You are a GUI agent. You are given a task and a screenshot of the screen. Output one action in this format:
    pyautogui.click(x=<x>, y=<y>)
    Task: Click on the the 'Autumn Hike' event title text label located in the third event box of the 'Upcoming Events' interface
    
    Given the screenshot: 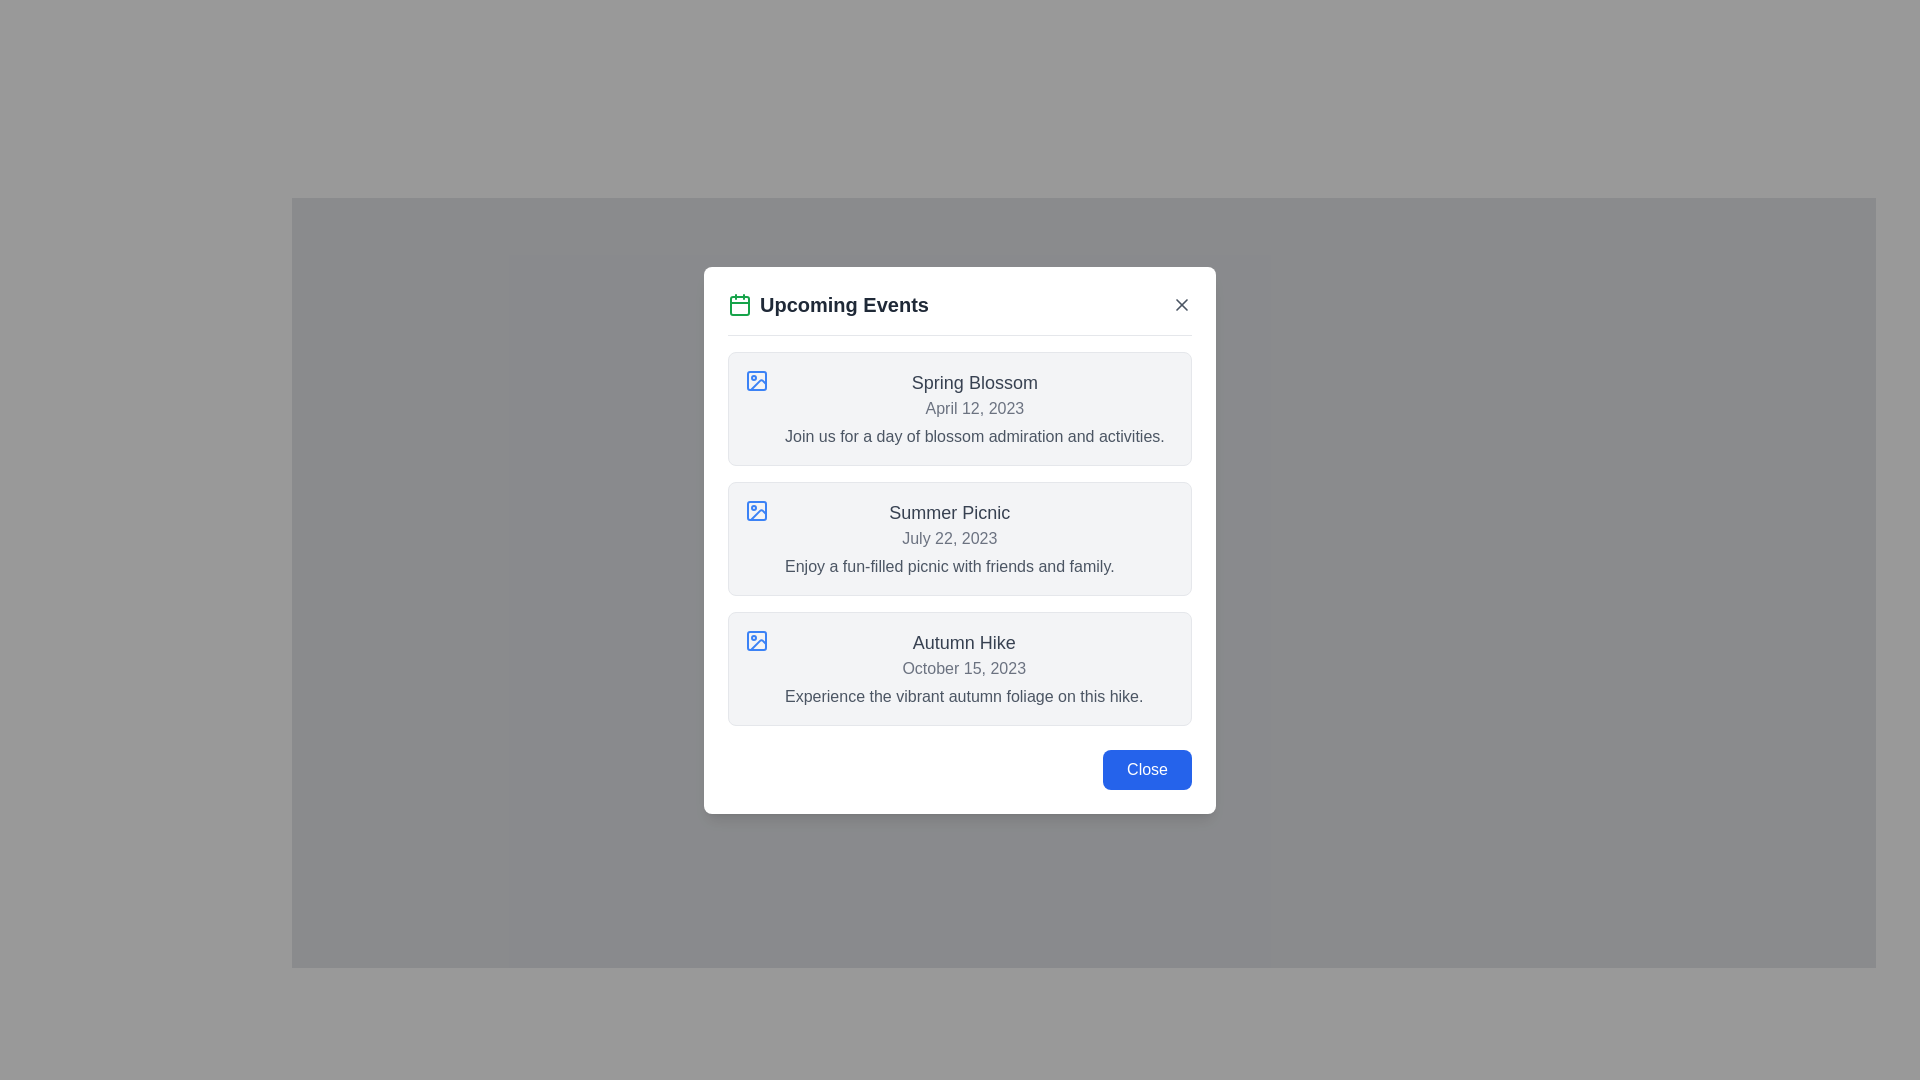 What is the action you would take?
    pyautogui.click(x=964, y=642)
    